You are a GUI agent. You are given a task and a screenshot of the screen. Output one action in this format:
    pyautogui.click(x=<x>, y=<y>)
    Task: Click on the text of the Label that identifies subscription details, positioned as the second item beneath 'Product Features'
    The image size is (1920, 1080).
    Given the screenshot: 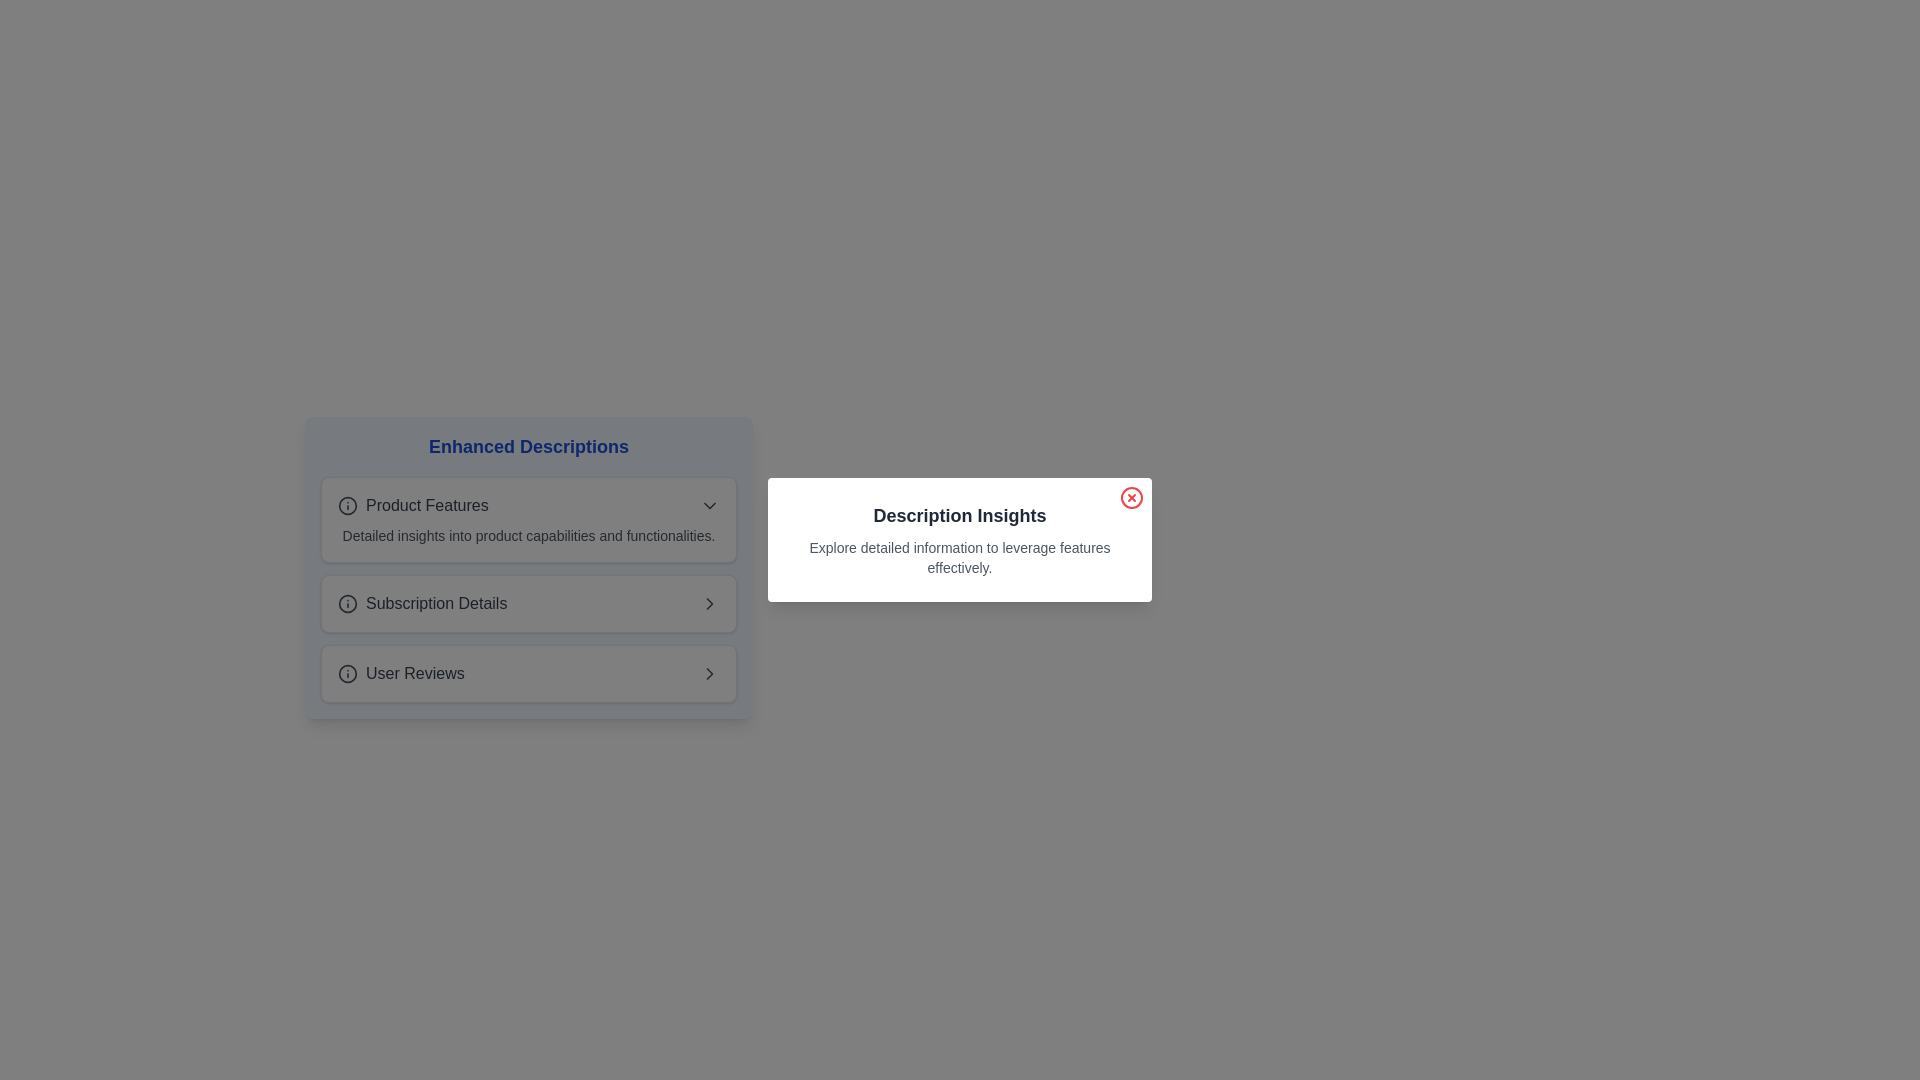 What is the action you would take?
    pyautogui.click(x=435, y=603)
    